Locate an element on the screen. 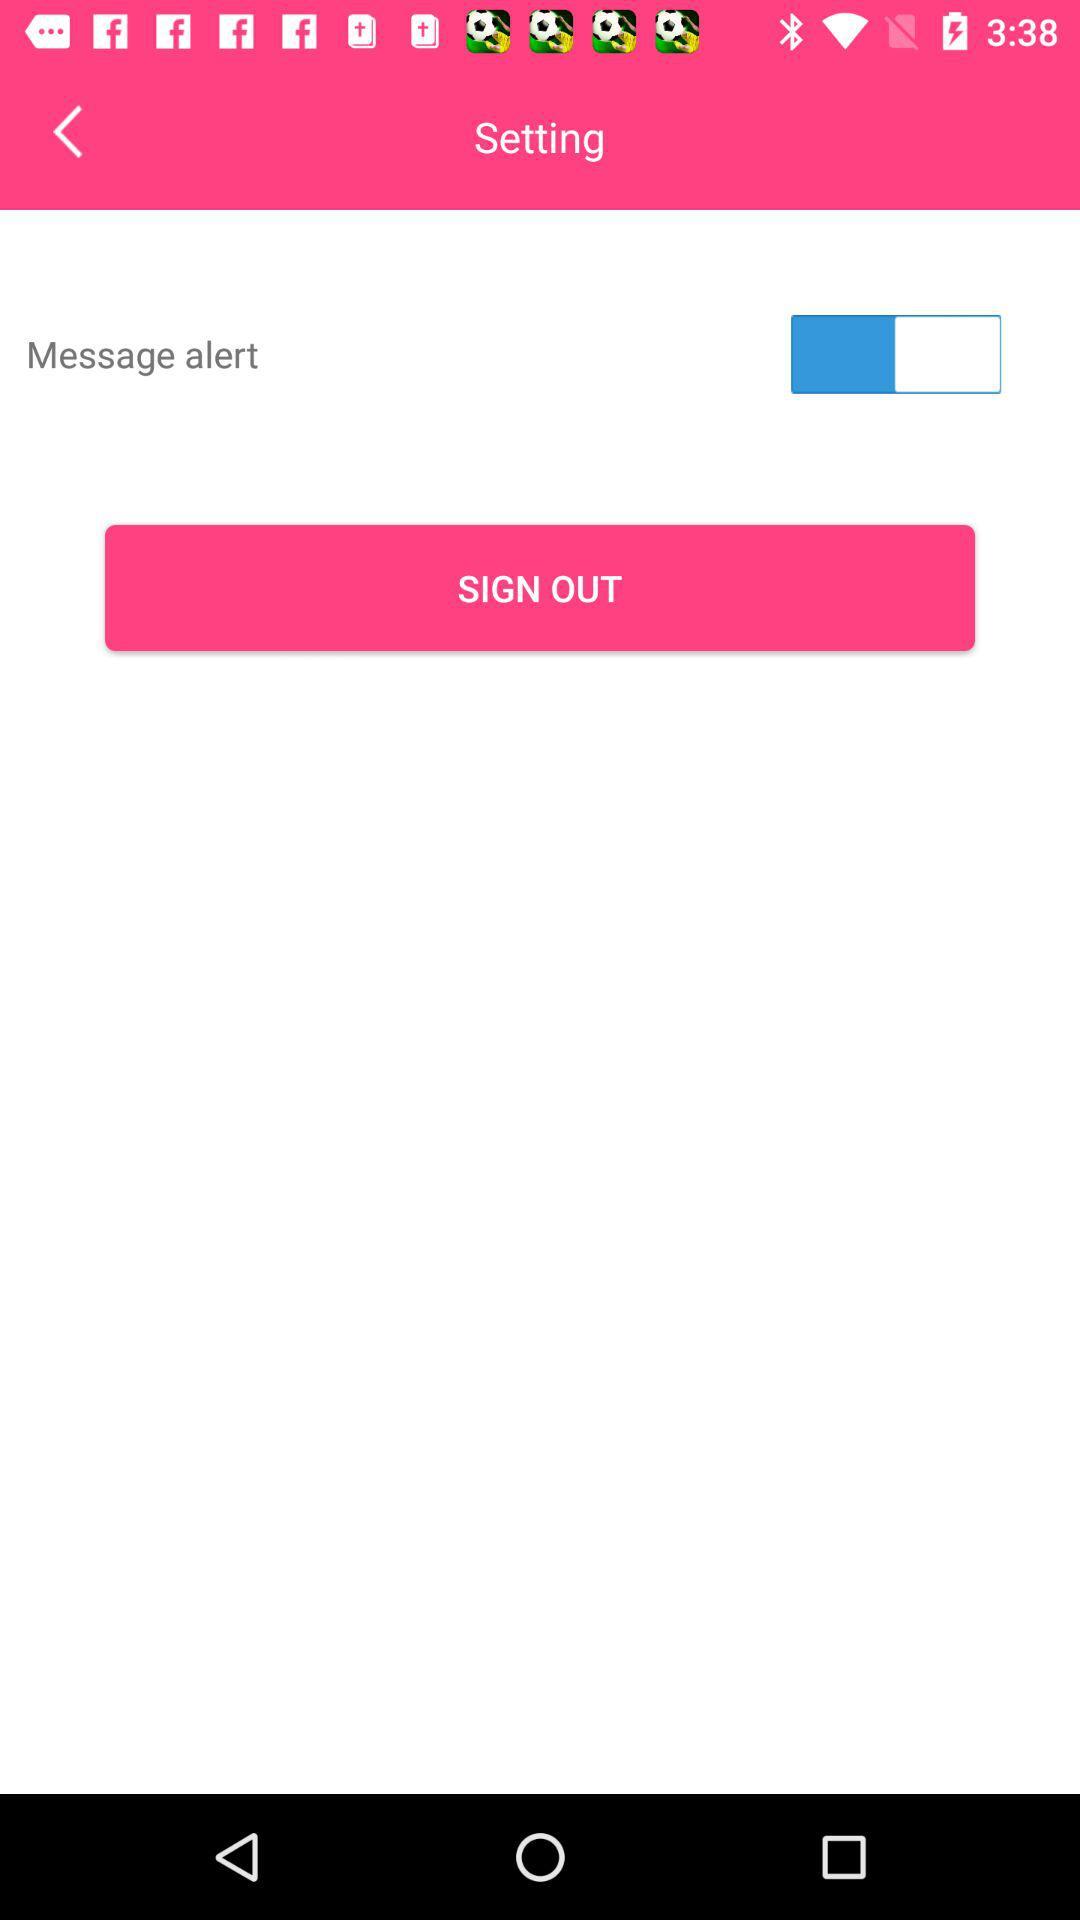 The image size is (1080, 1920). sign out item is located at coordinates (540, 587).